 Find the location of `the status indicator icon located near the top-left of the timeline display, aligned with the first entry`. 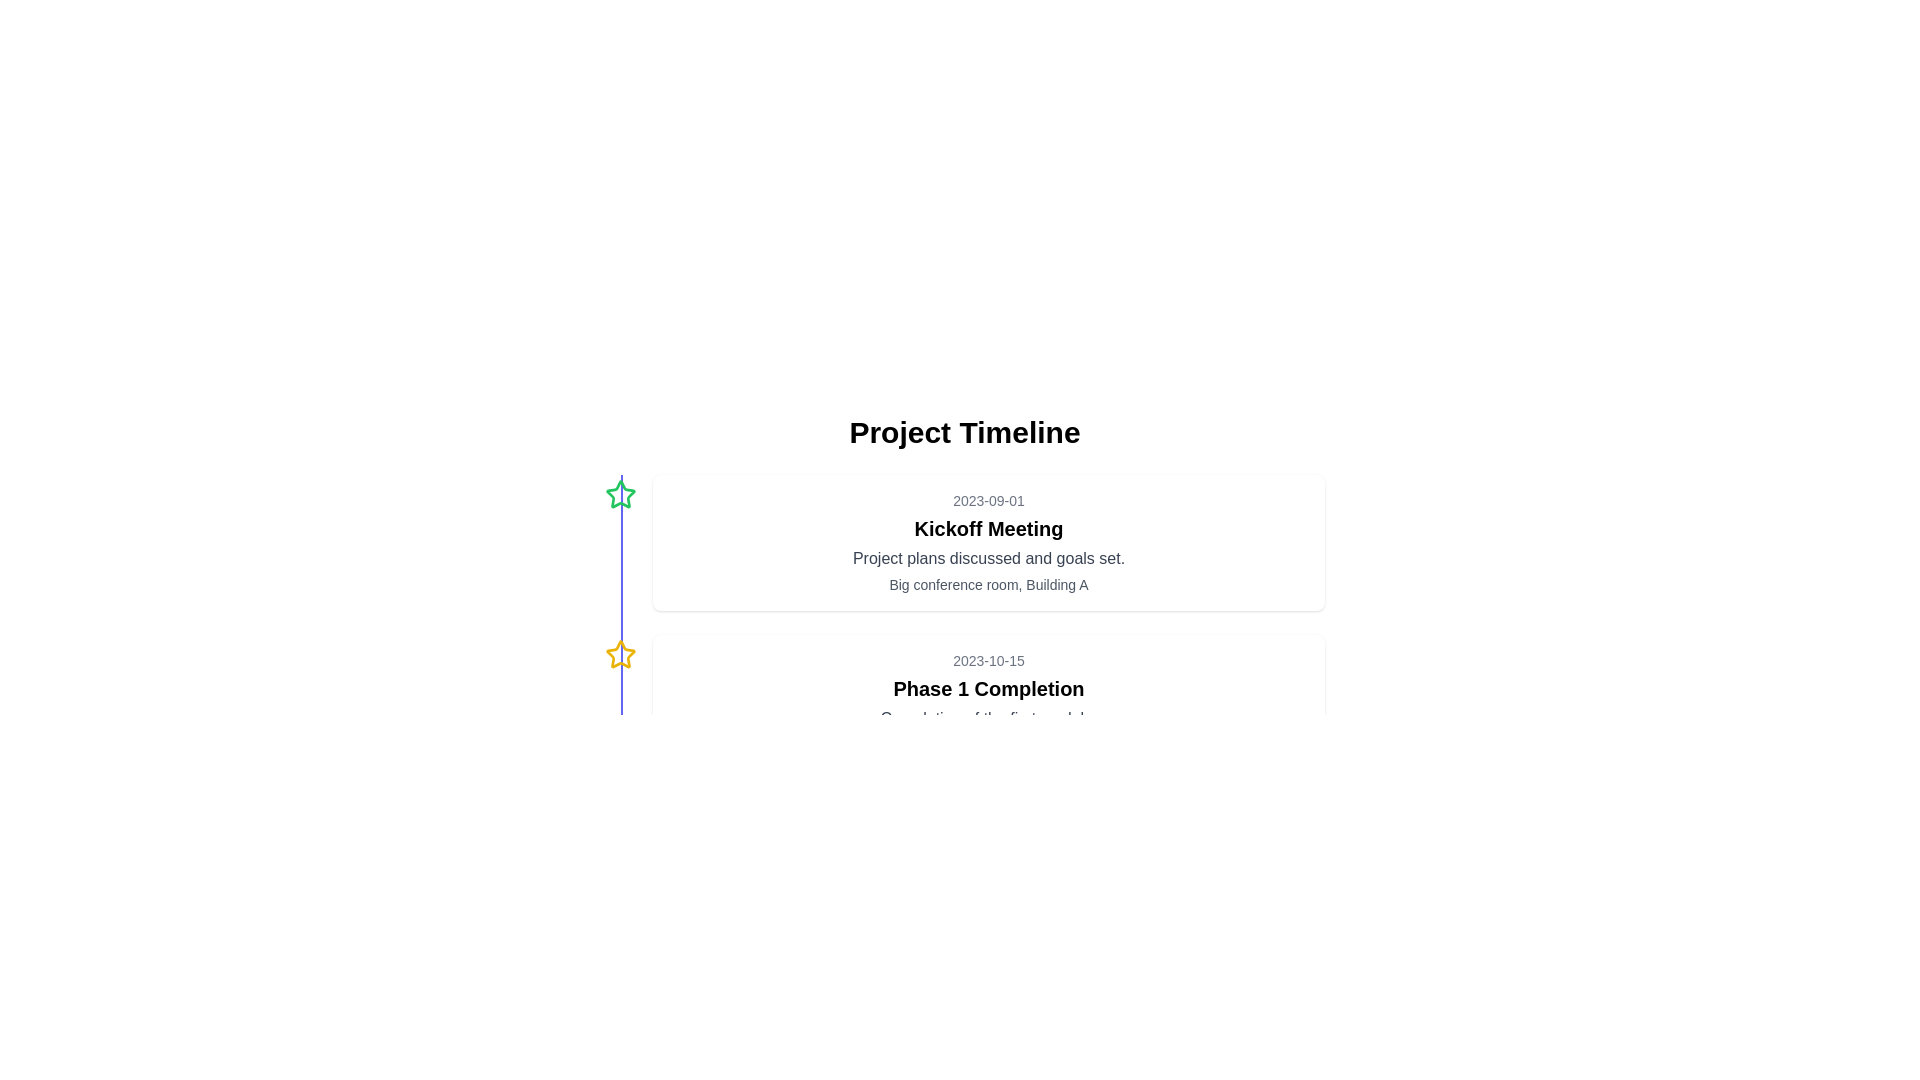

the status indicator icon located near the top-left of the timeline display, aligned with the first entry is located at coordinates (619, 494).